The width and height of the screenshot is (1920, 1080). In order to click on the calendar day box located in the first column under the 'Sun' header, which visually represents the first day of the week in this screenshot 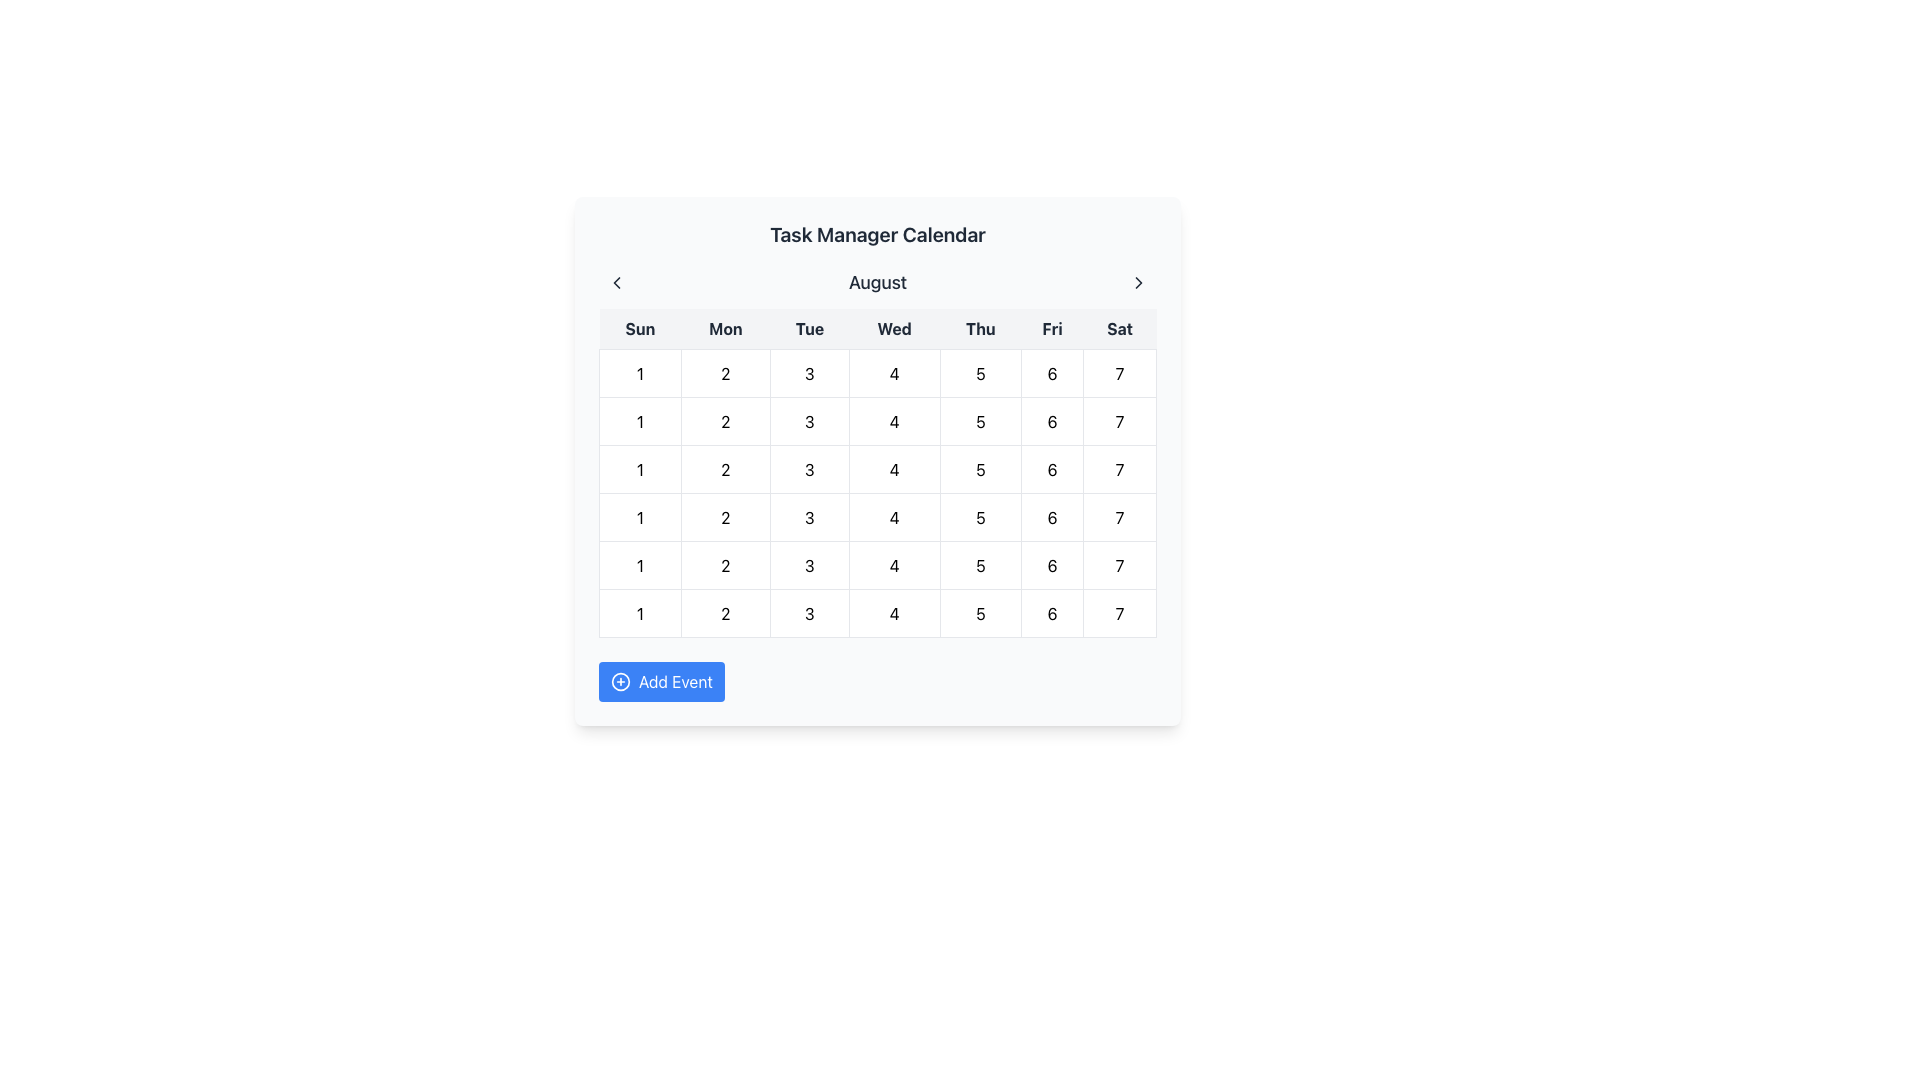, I will do `click(640, 612)`.